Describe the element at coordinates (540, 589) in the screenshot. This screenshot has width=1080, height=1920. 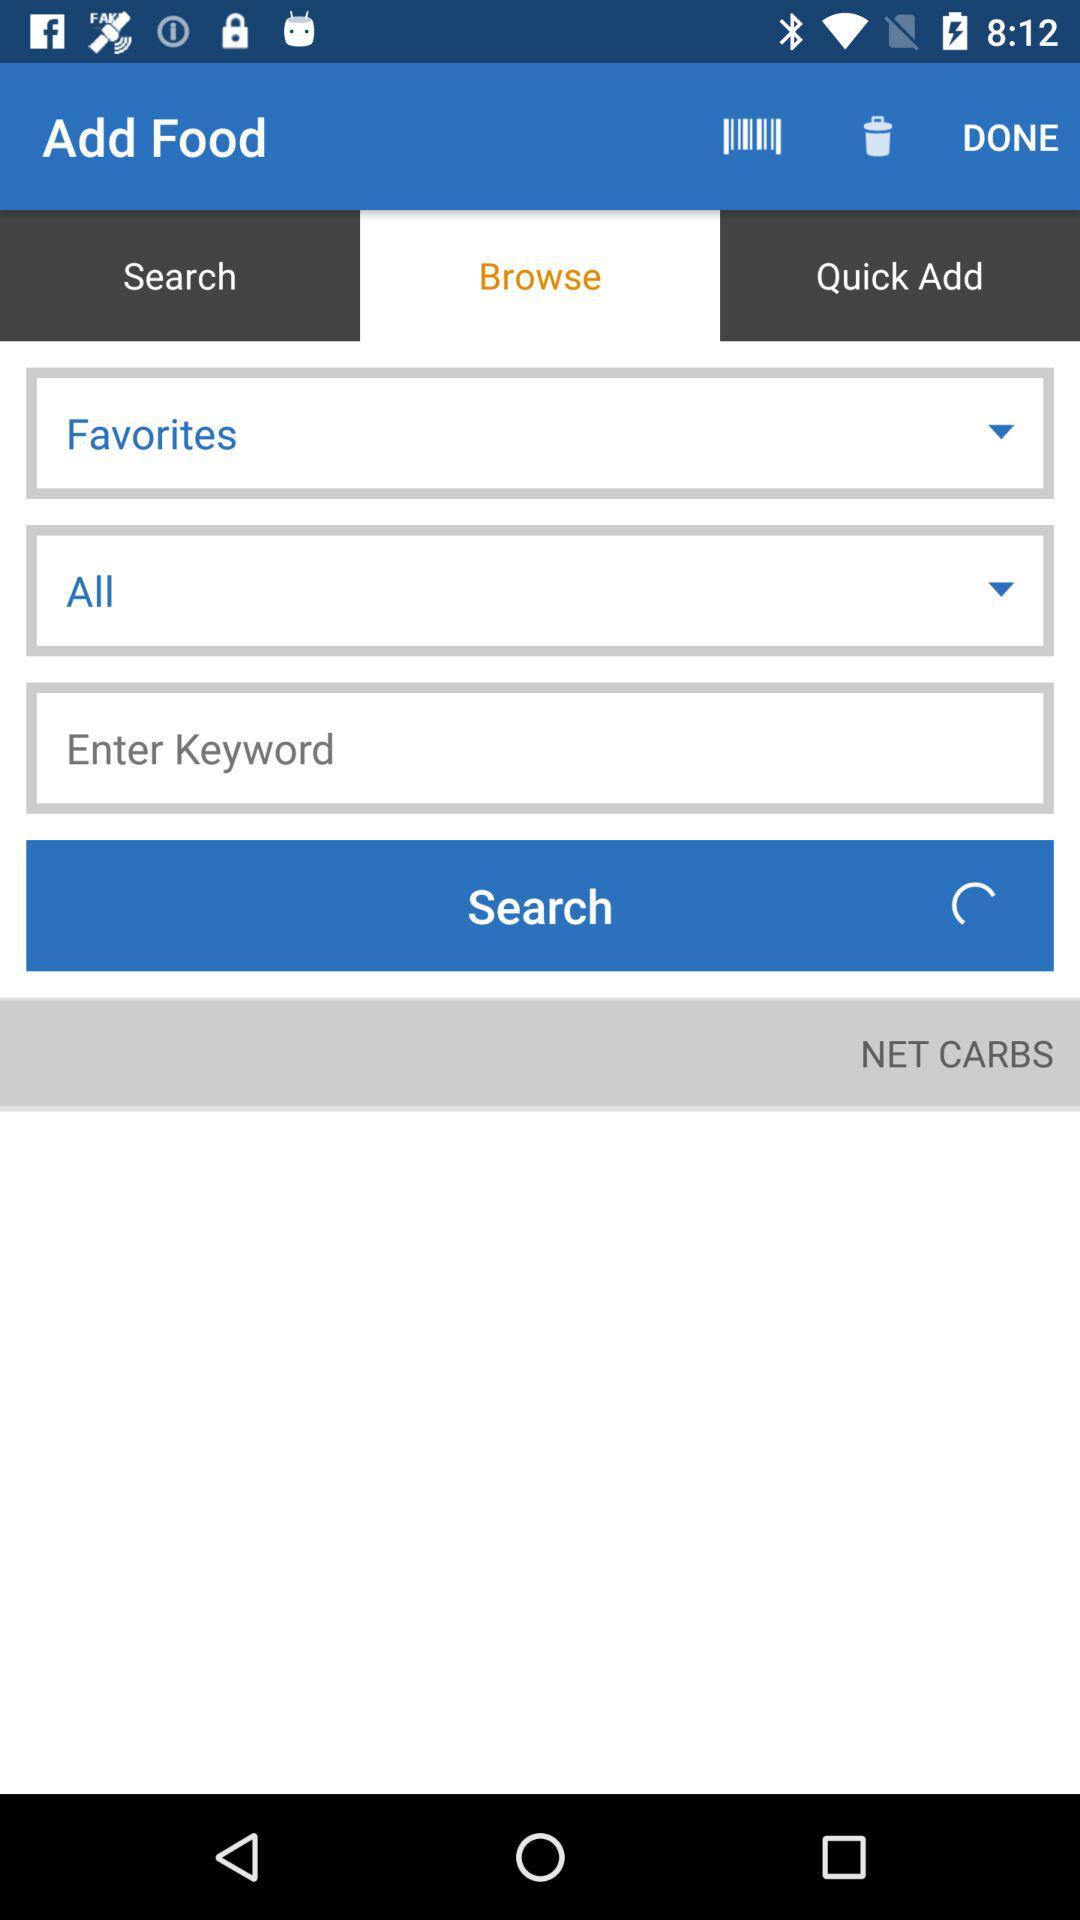
I see `all item` at that location.